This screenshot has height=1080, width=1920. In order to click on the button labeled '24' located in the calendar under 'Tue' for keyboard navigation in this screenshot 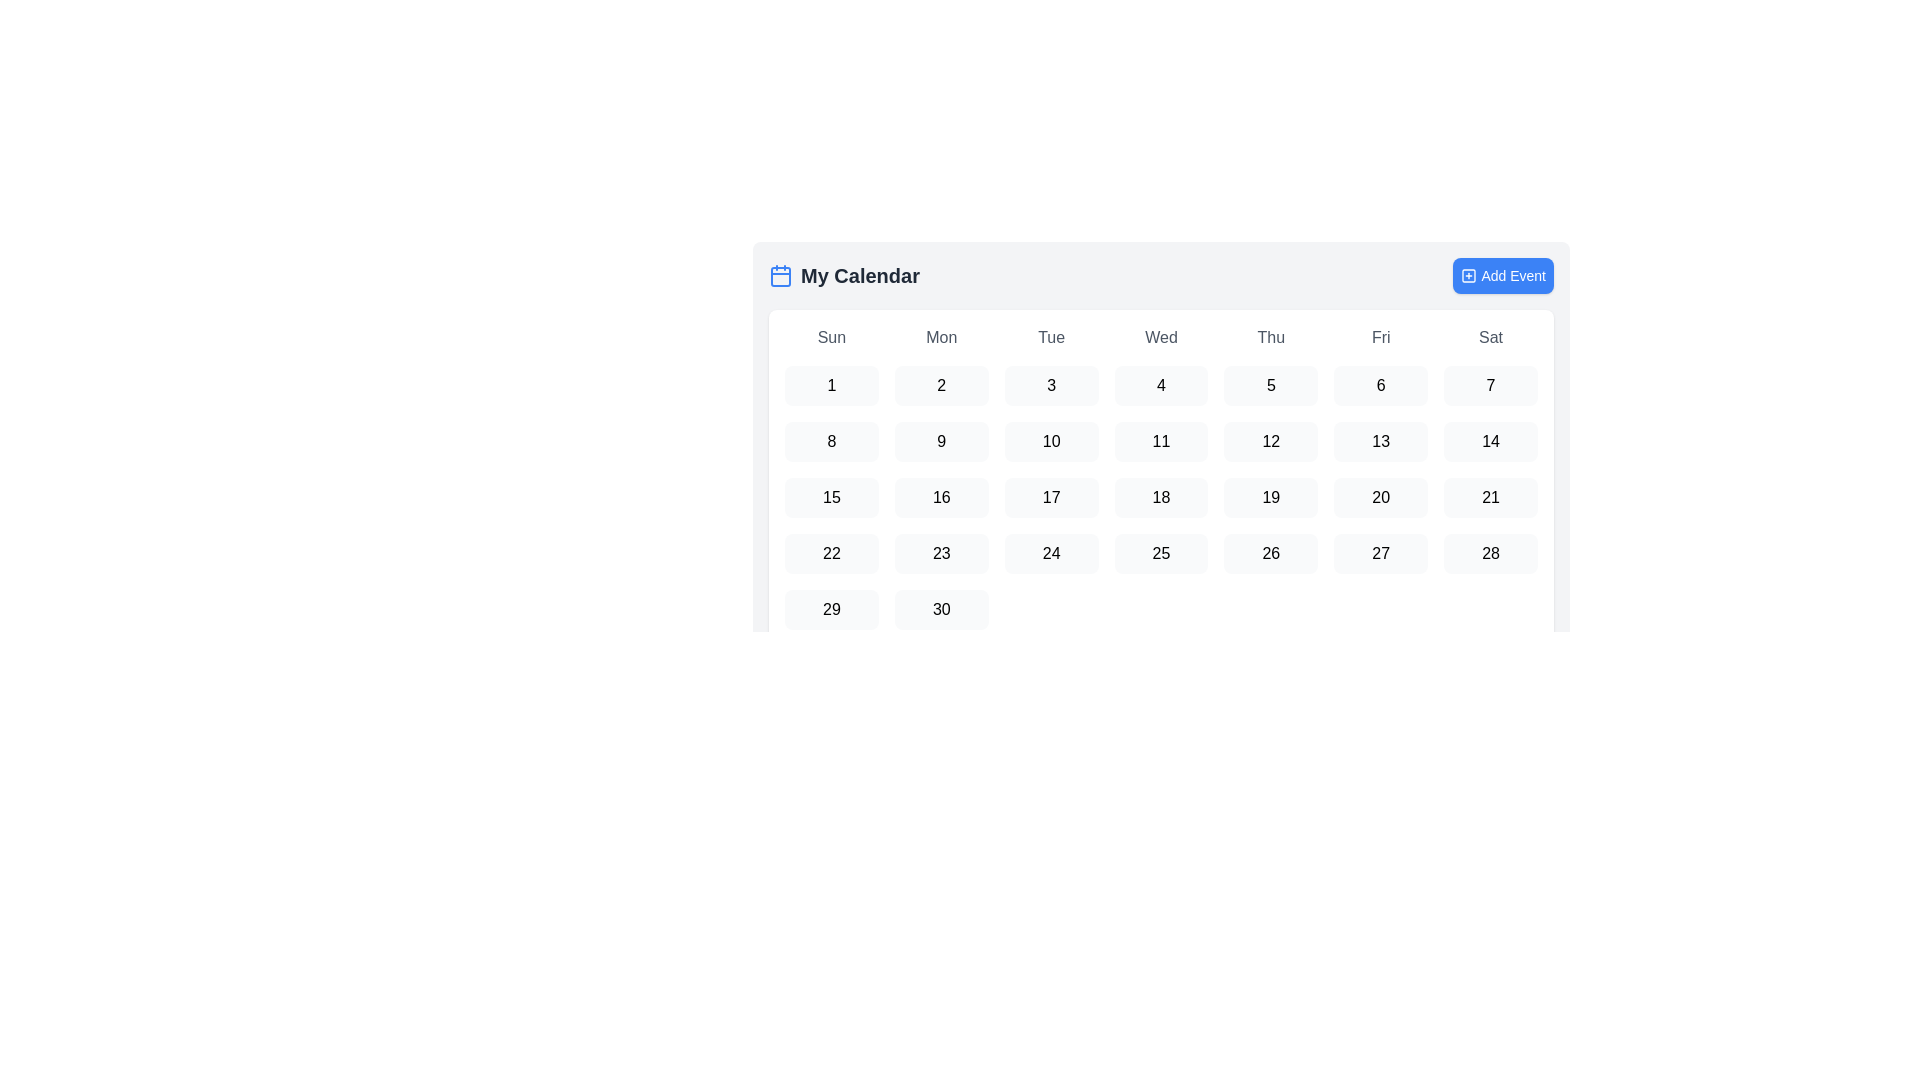, I will do `click(1050, 554)`.